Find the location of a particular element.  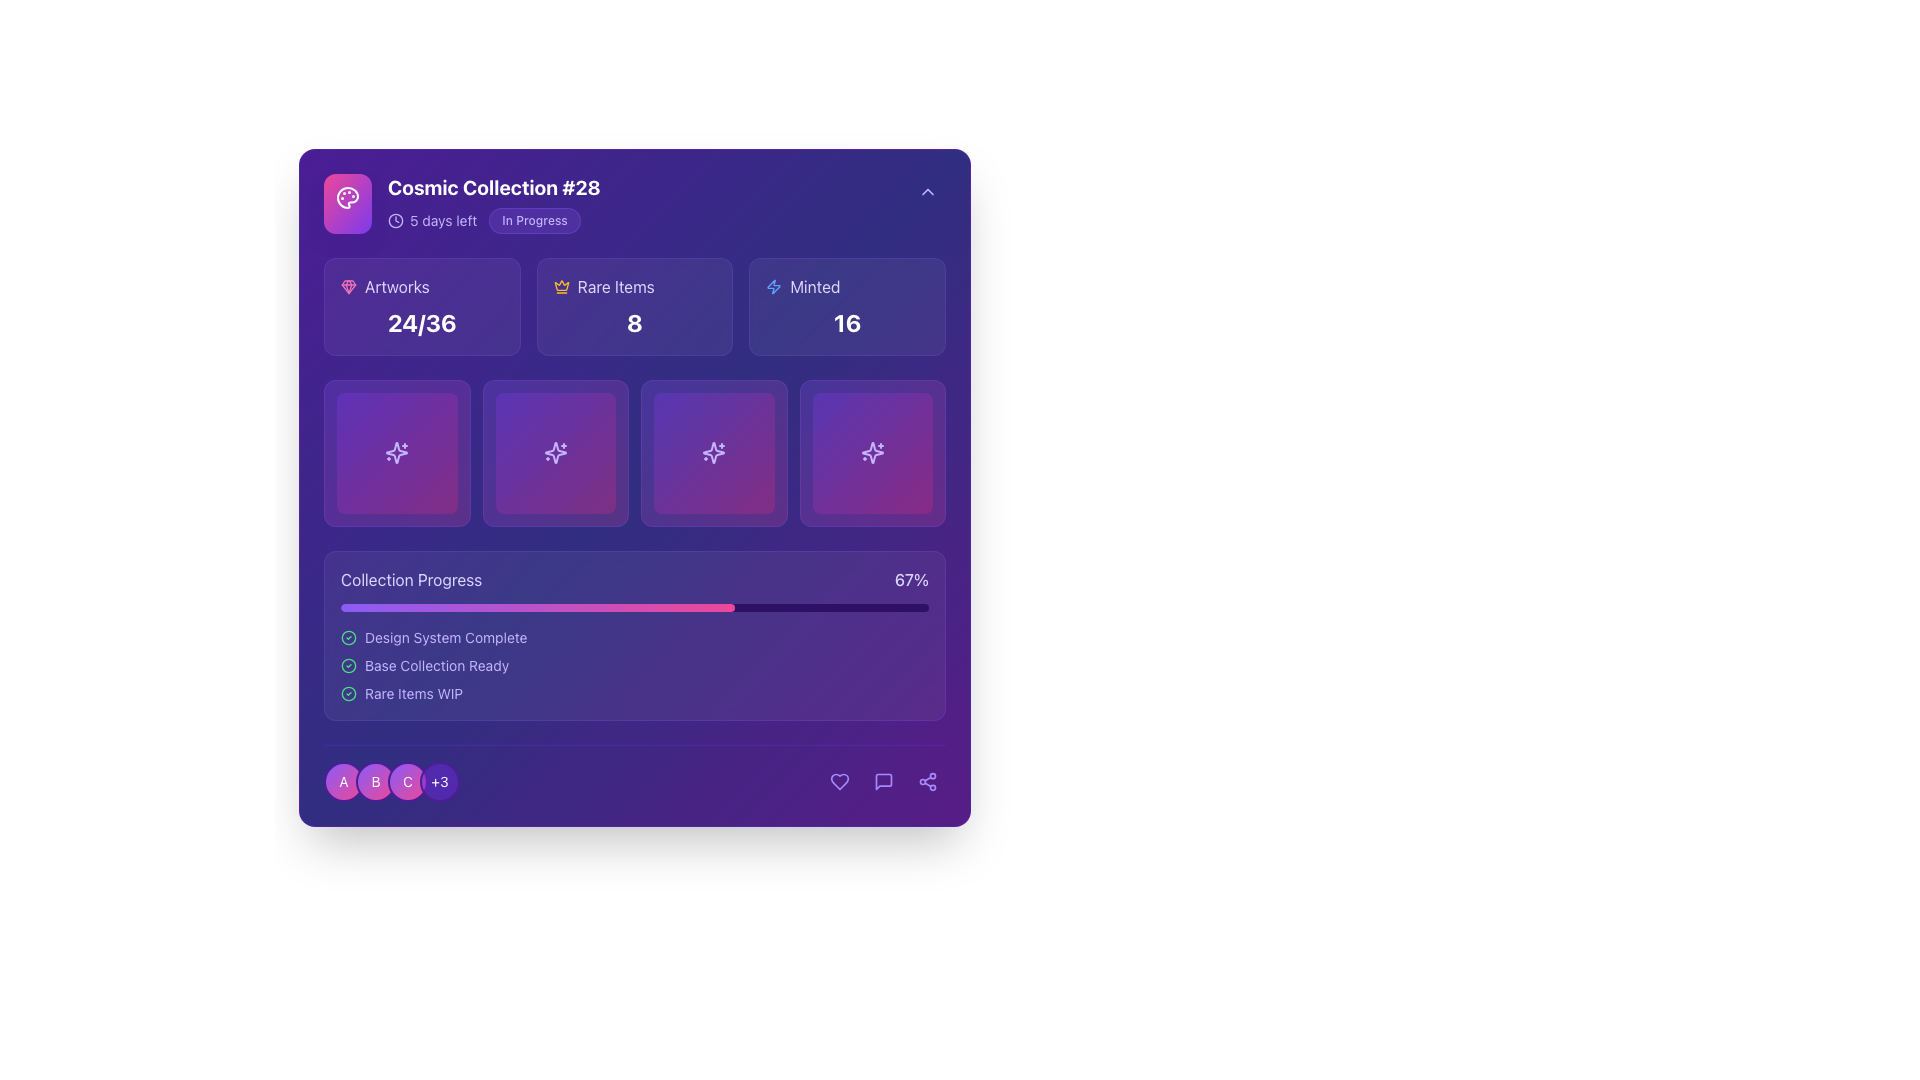

the interactive widget located in the second column of a grid of four elements, centered horizontally within its section is located at coordinates (555, 453).